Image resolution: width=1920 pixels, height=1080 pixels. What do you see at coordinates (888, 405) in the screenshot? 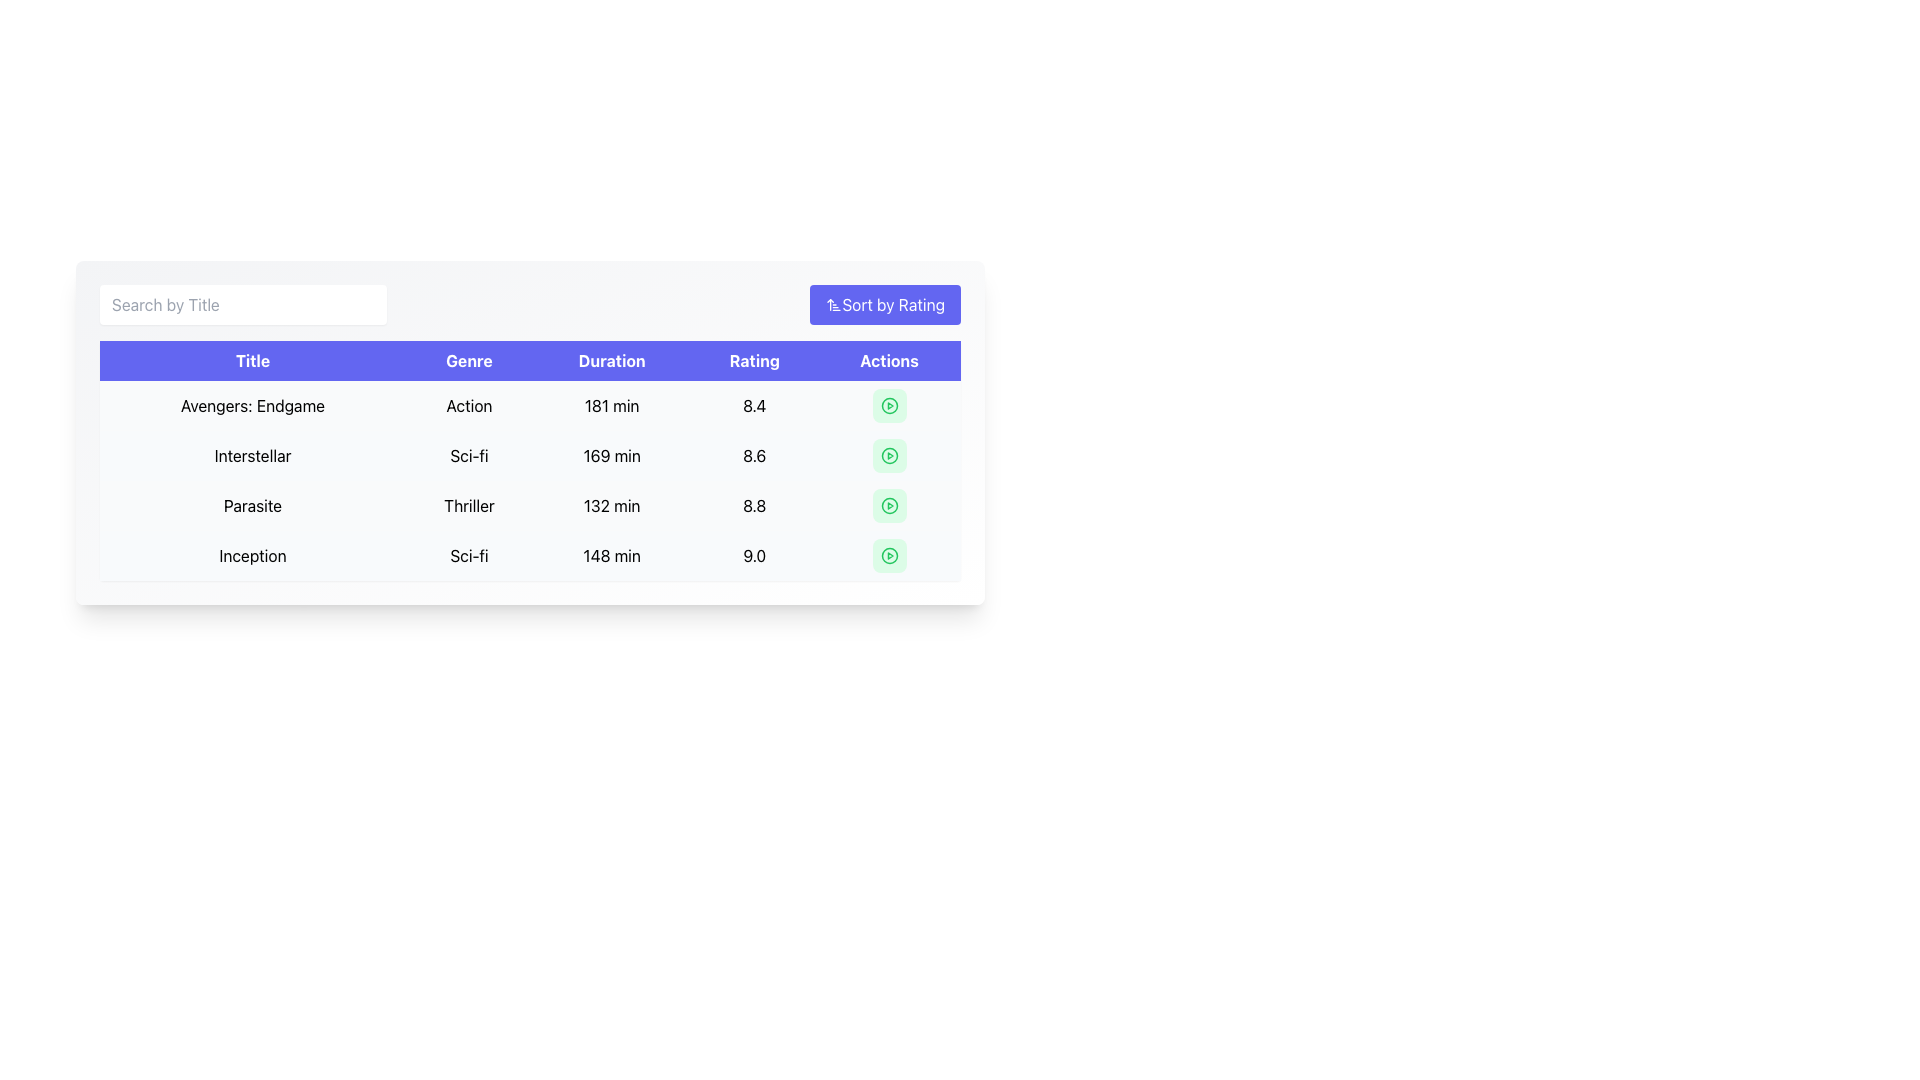
I see `the play button located in the 'Actions' column of the first row of the table adjacent to the 'Rating' column for the movie 'Avengers: Endgame'` at bounding box center [888, 405].